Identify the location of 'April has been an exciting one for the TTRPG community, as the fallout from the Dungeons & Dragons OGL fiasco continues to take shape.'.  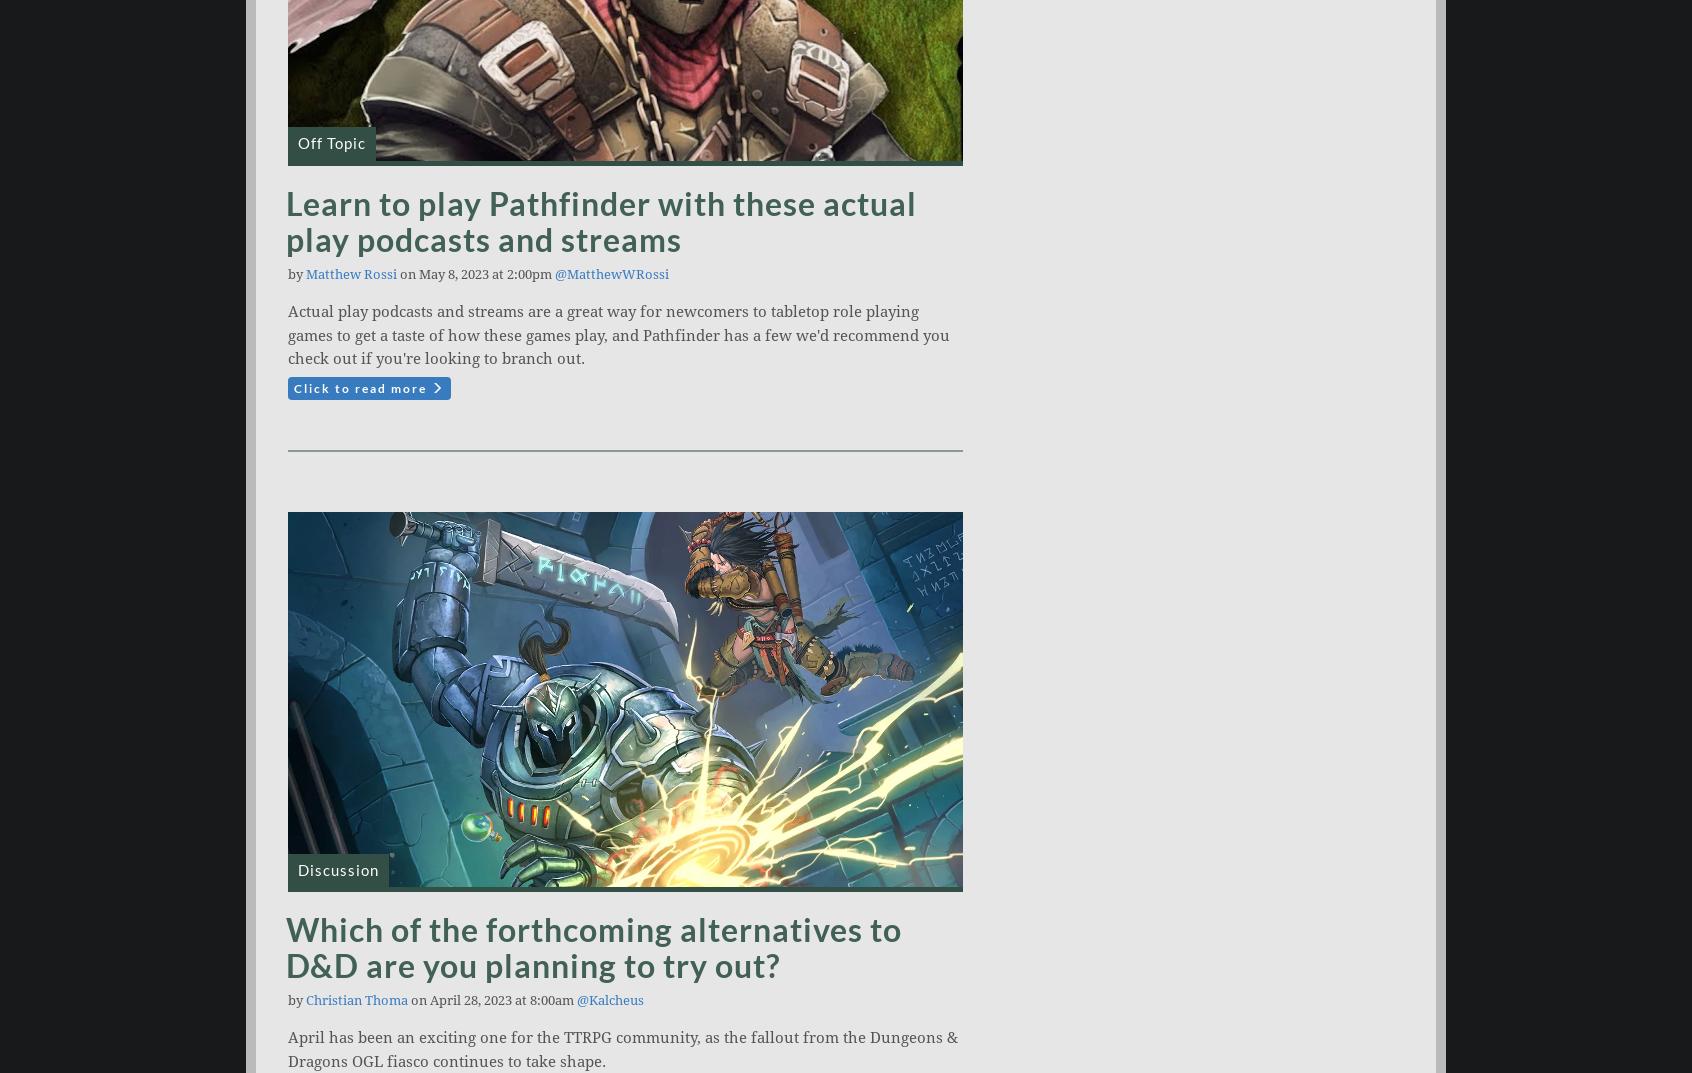
(621, 1049).